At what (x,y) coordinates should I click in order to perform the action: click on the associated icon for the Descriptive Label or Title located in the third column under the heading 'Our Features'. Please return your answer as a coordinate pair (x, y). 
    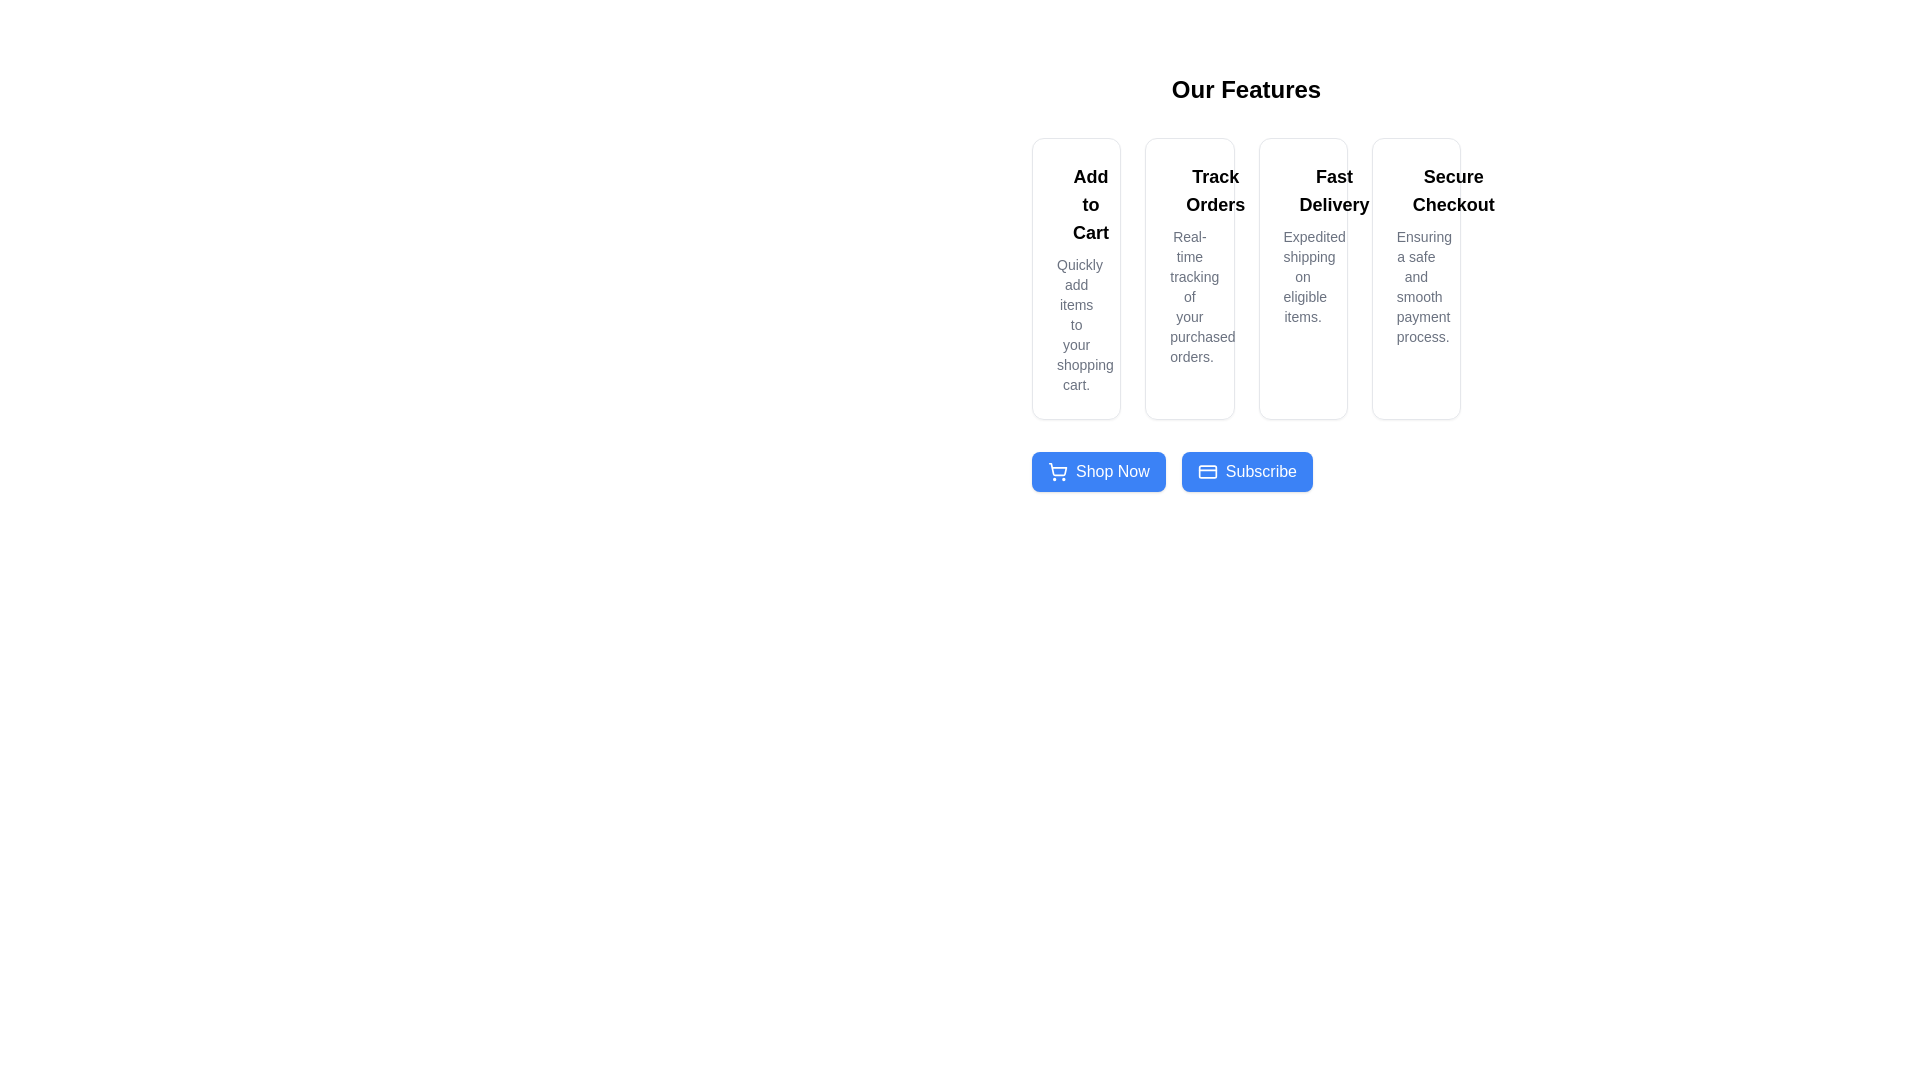
    Looking at the image, I should click on (1303, 191).